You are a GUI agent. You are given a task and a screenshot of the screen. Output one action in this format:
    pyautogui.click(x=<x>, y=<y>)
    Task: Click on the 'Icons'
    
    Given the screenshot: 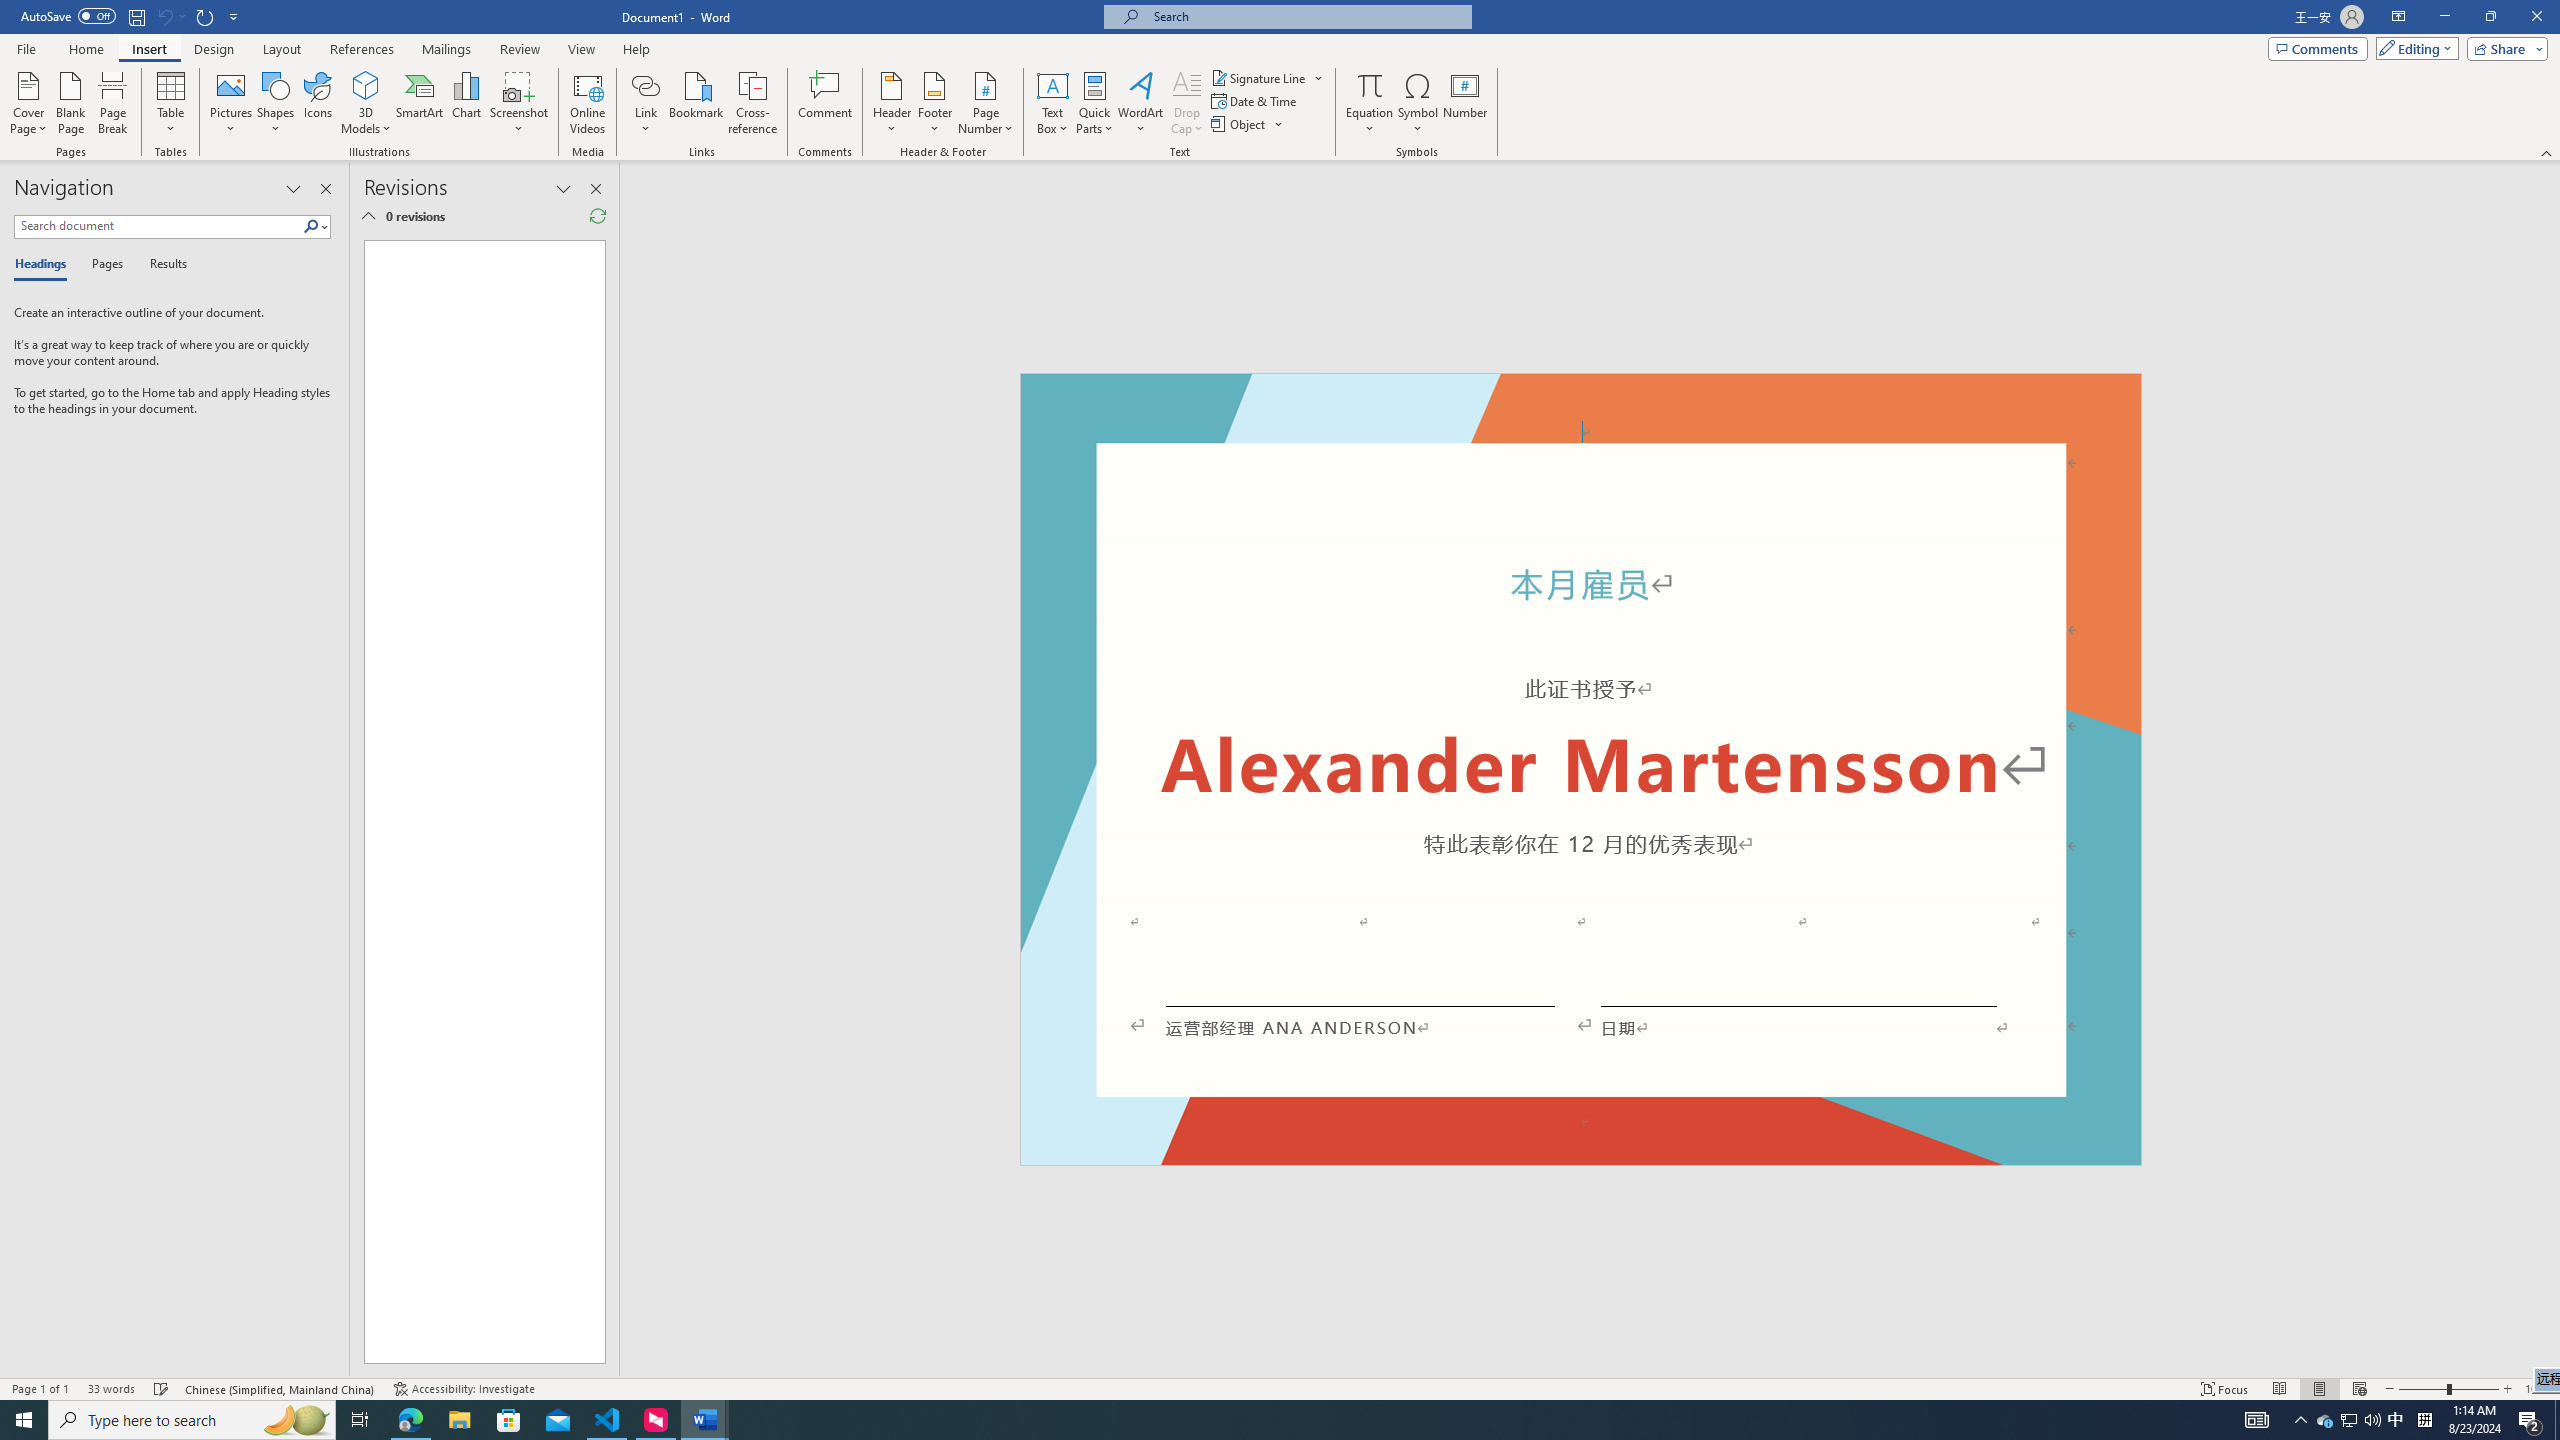 What is the action you would take?
    pyautogui.click(x=317, y=103)
    